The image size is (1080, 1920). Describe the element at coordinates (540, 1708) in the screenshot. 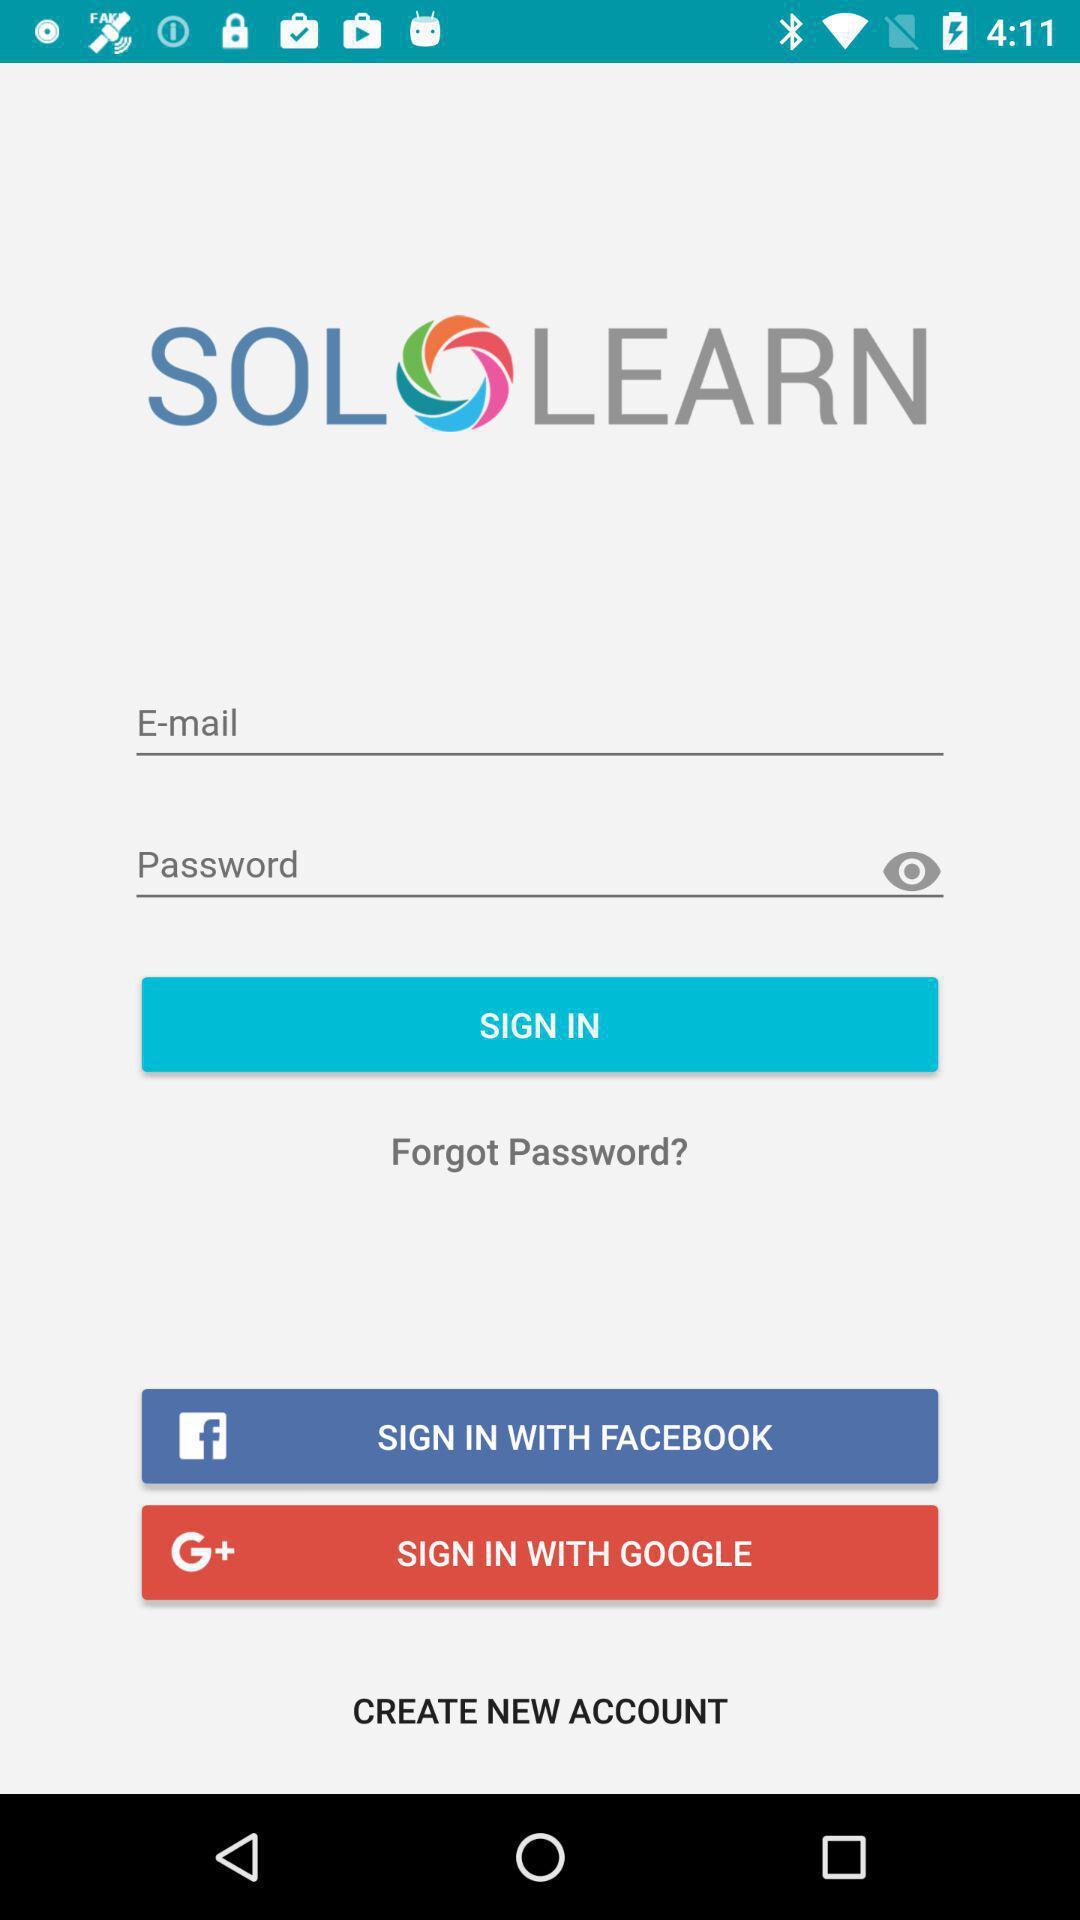

I see `the create new account icon` at that location.